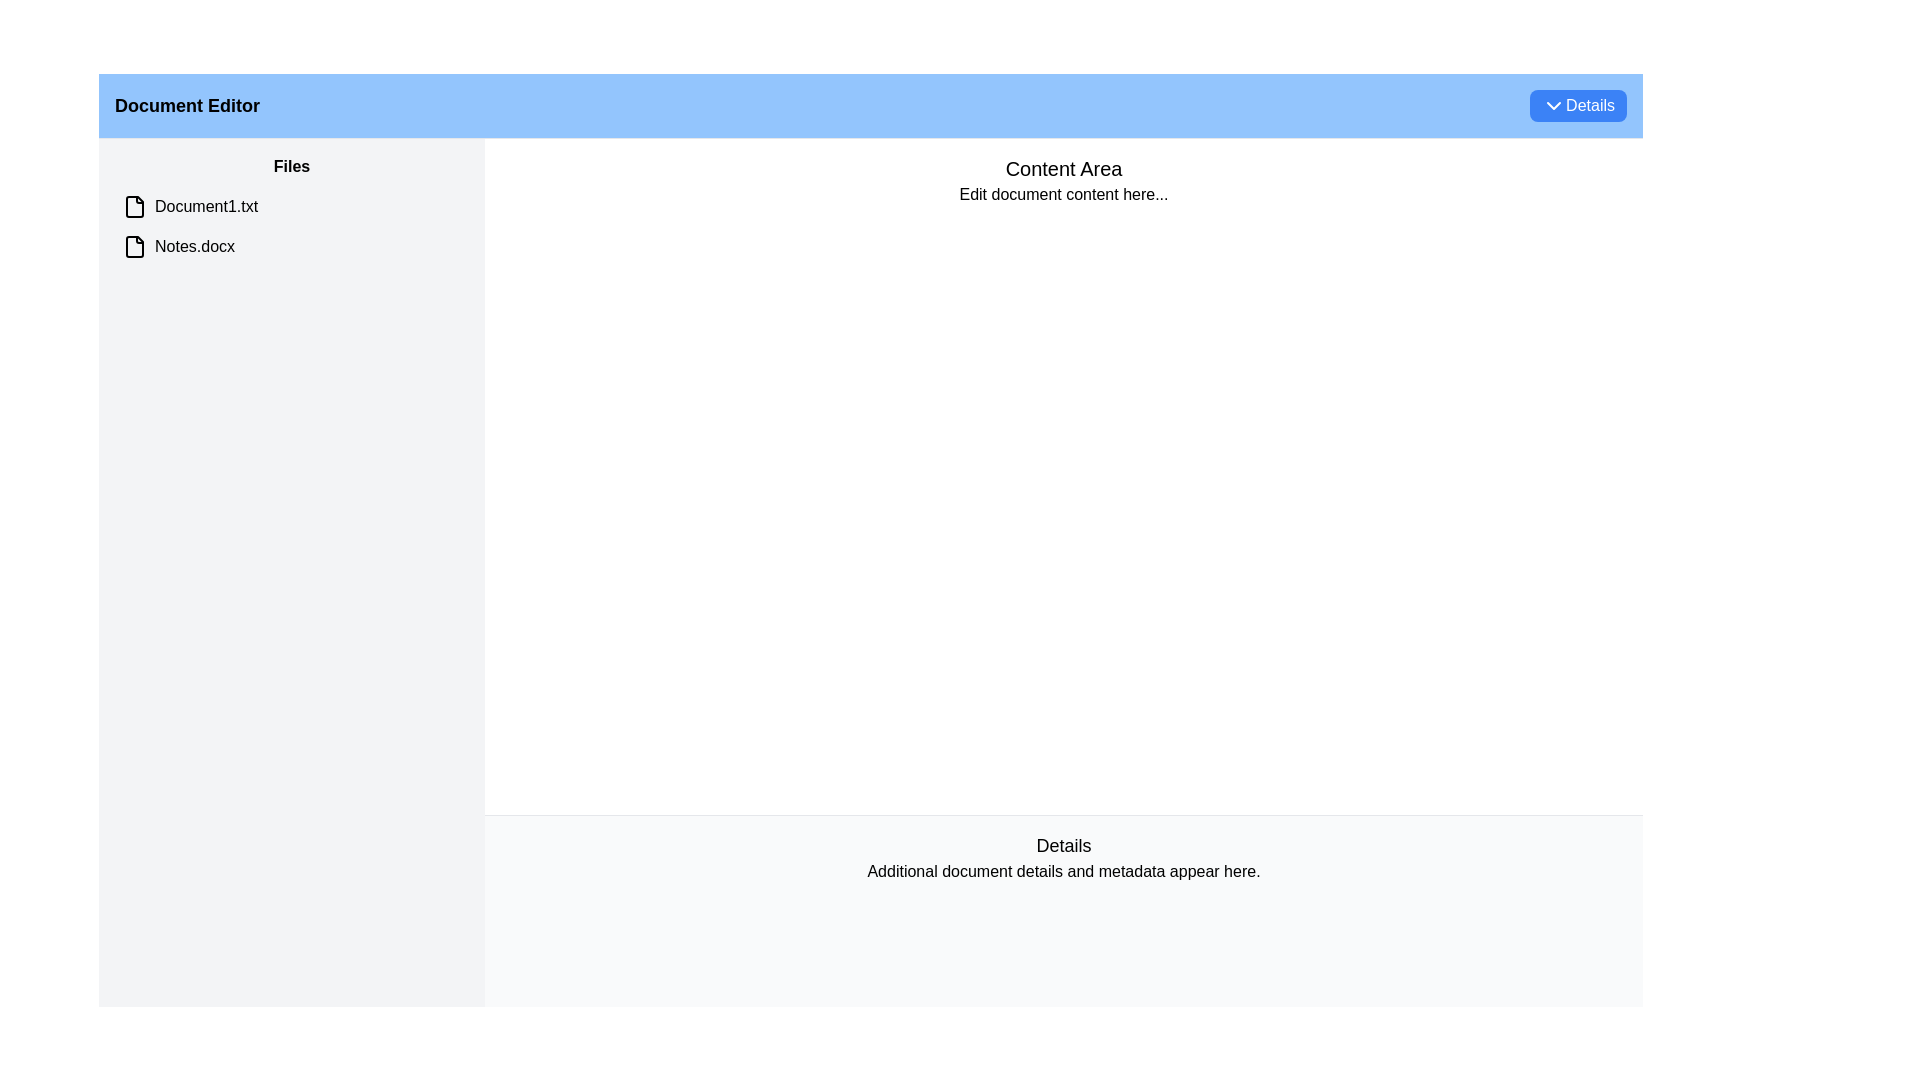  I want to click on the file icon with a minimalist design located next to the 'Notes.docx' file in the left-hand sidebar under the 'Files' category, so click(133, 245).